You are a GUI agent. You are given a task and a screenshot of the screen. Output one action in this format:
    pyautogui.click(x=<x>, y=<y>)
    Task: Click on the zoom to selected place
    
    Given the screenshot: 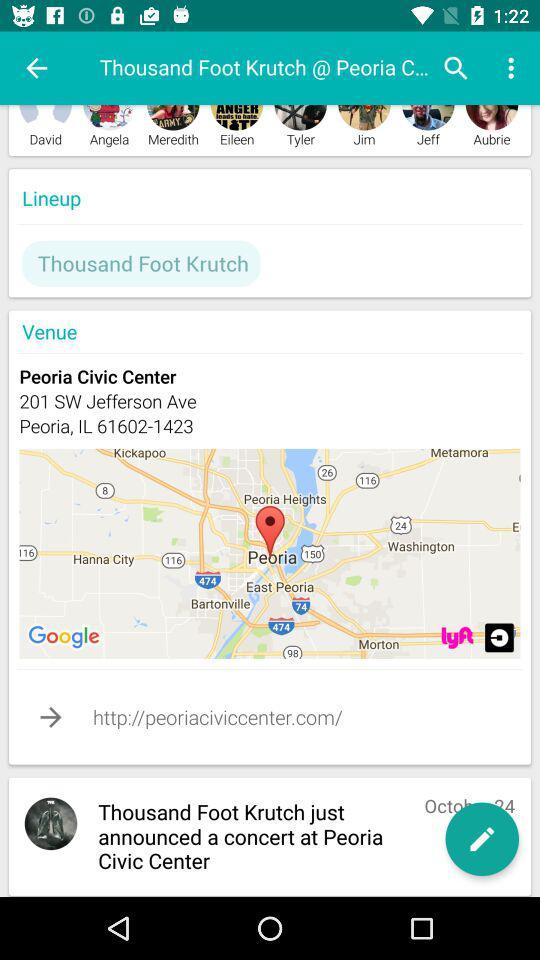 What is the action you would take?
    pyautogui.click(x=457, y=636)
    